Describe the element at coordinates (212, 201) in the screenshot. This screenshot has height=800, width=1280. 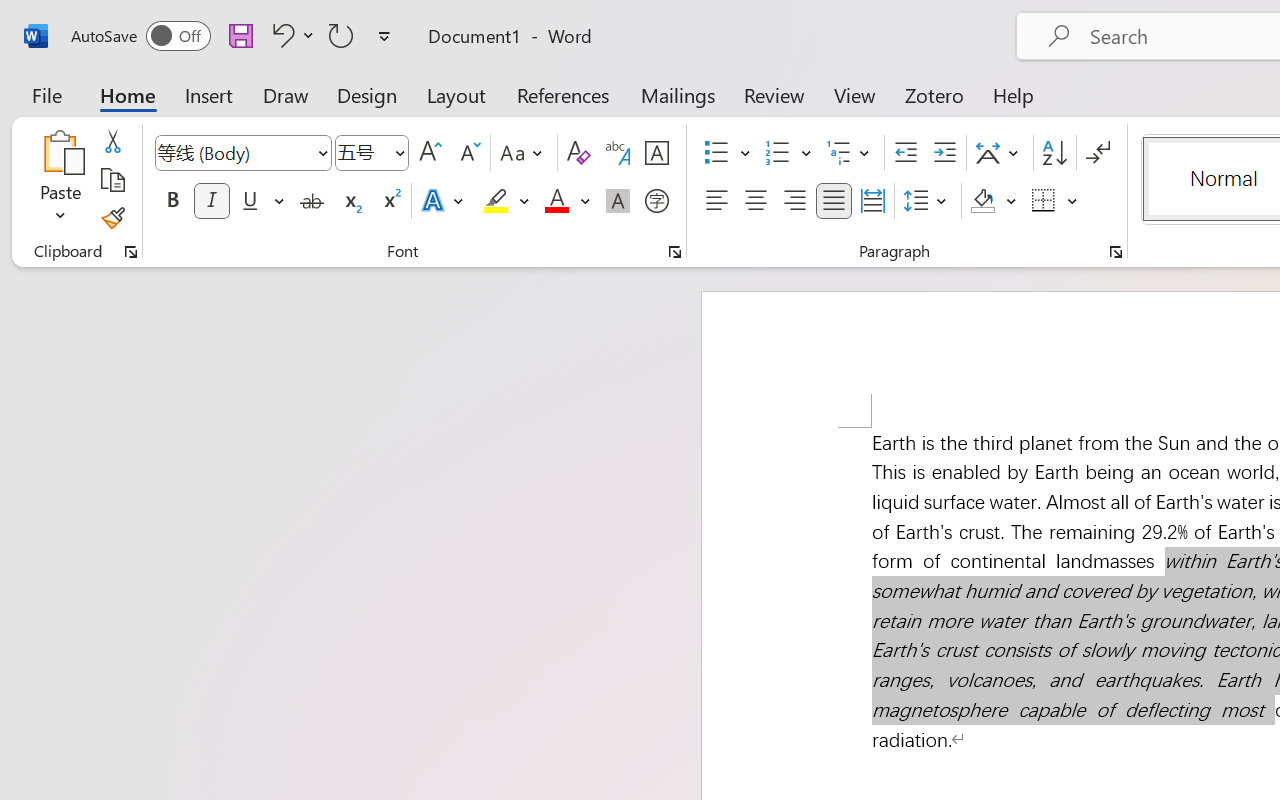
I see `'Italic'` at that location.